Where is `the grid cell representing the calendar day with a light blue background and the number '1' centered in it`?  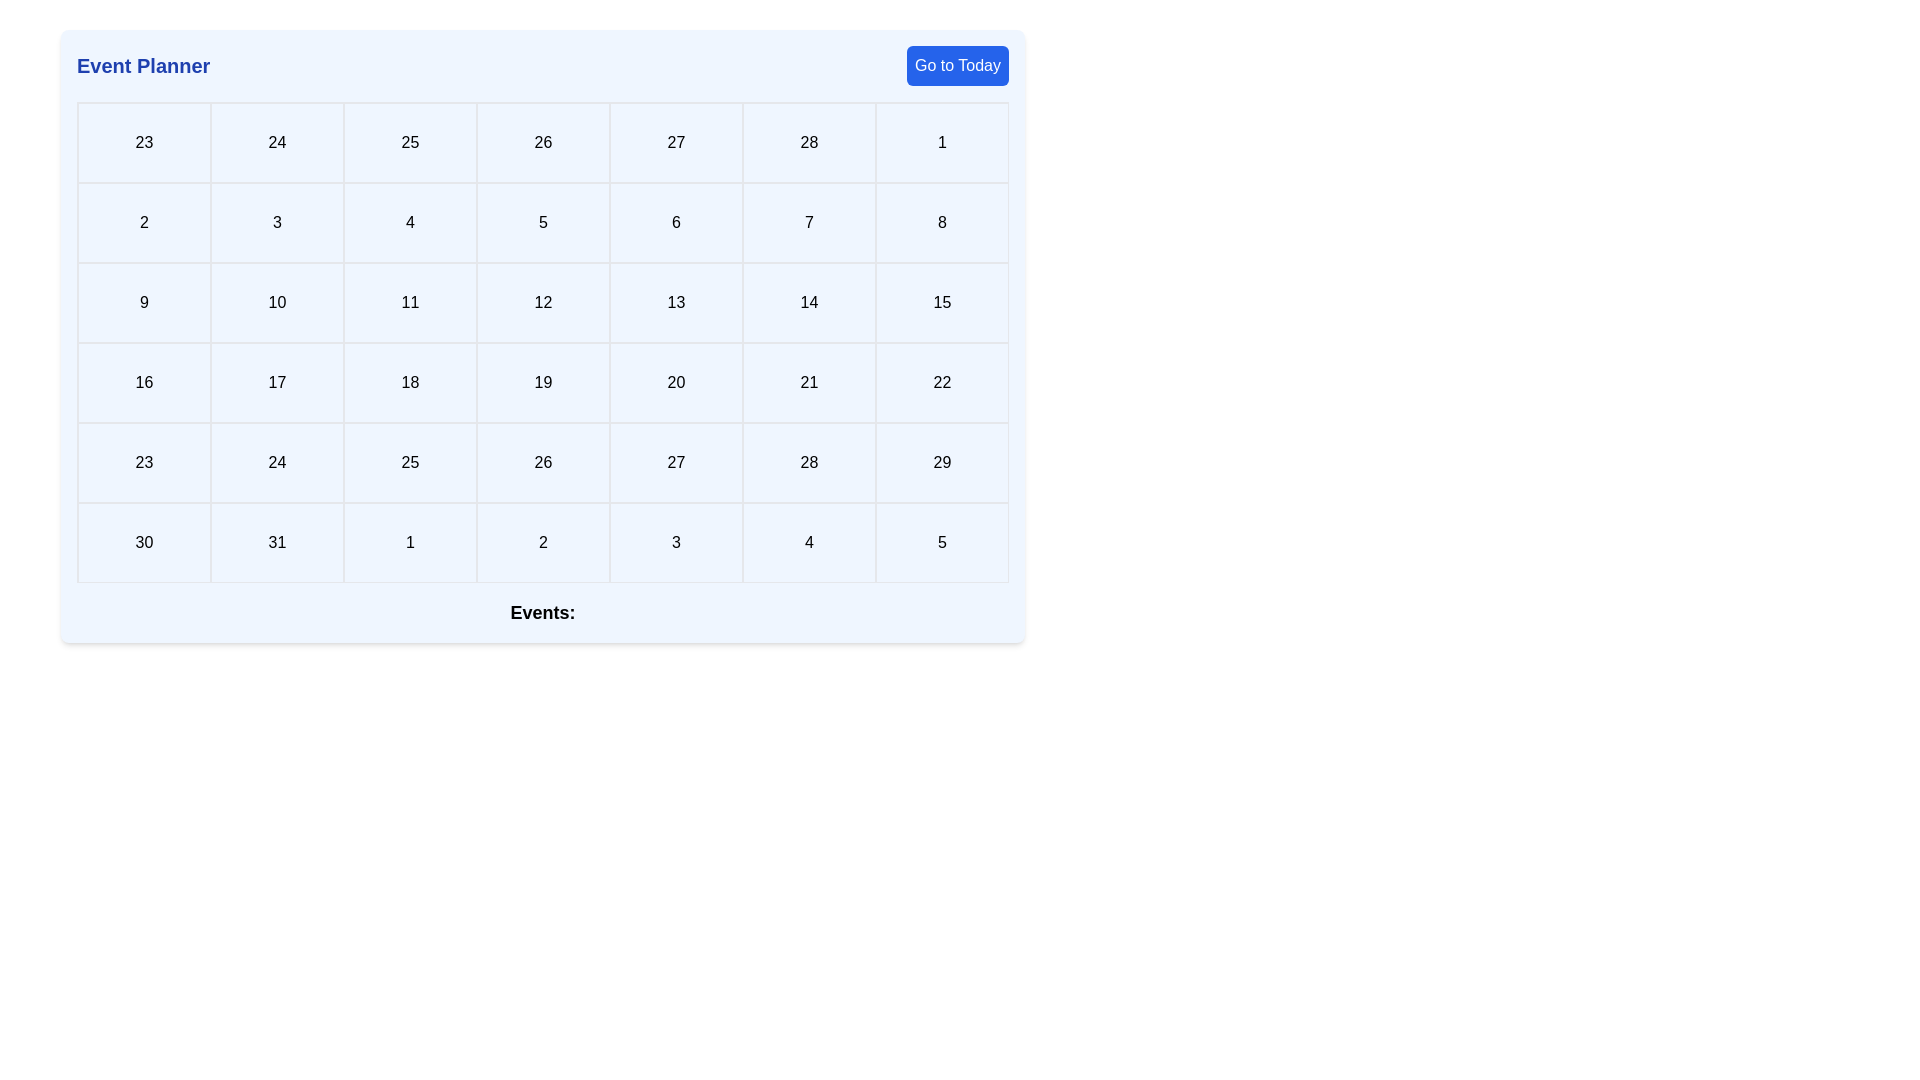
the grid cell representing the calendar day with a light blue background and the number '1' centered in it is located at coordinates (941, 141).